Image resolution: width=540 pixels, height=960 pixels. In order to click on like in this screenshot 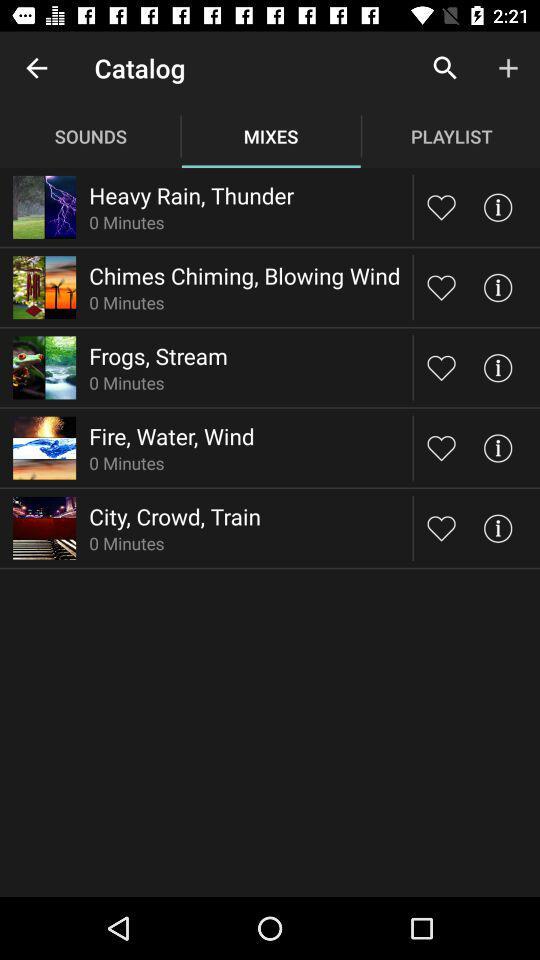, I will do `click(441, 447)`.